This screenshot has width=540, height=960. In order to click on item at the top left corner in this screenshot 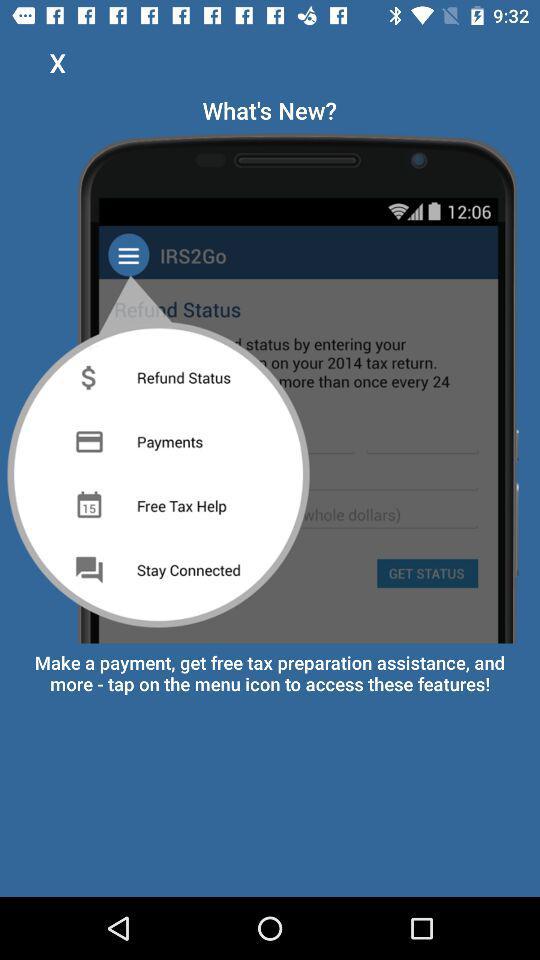, I will do `click(57, 62)`.